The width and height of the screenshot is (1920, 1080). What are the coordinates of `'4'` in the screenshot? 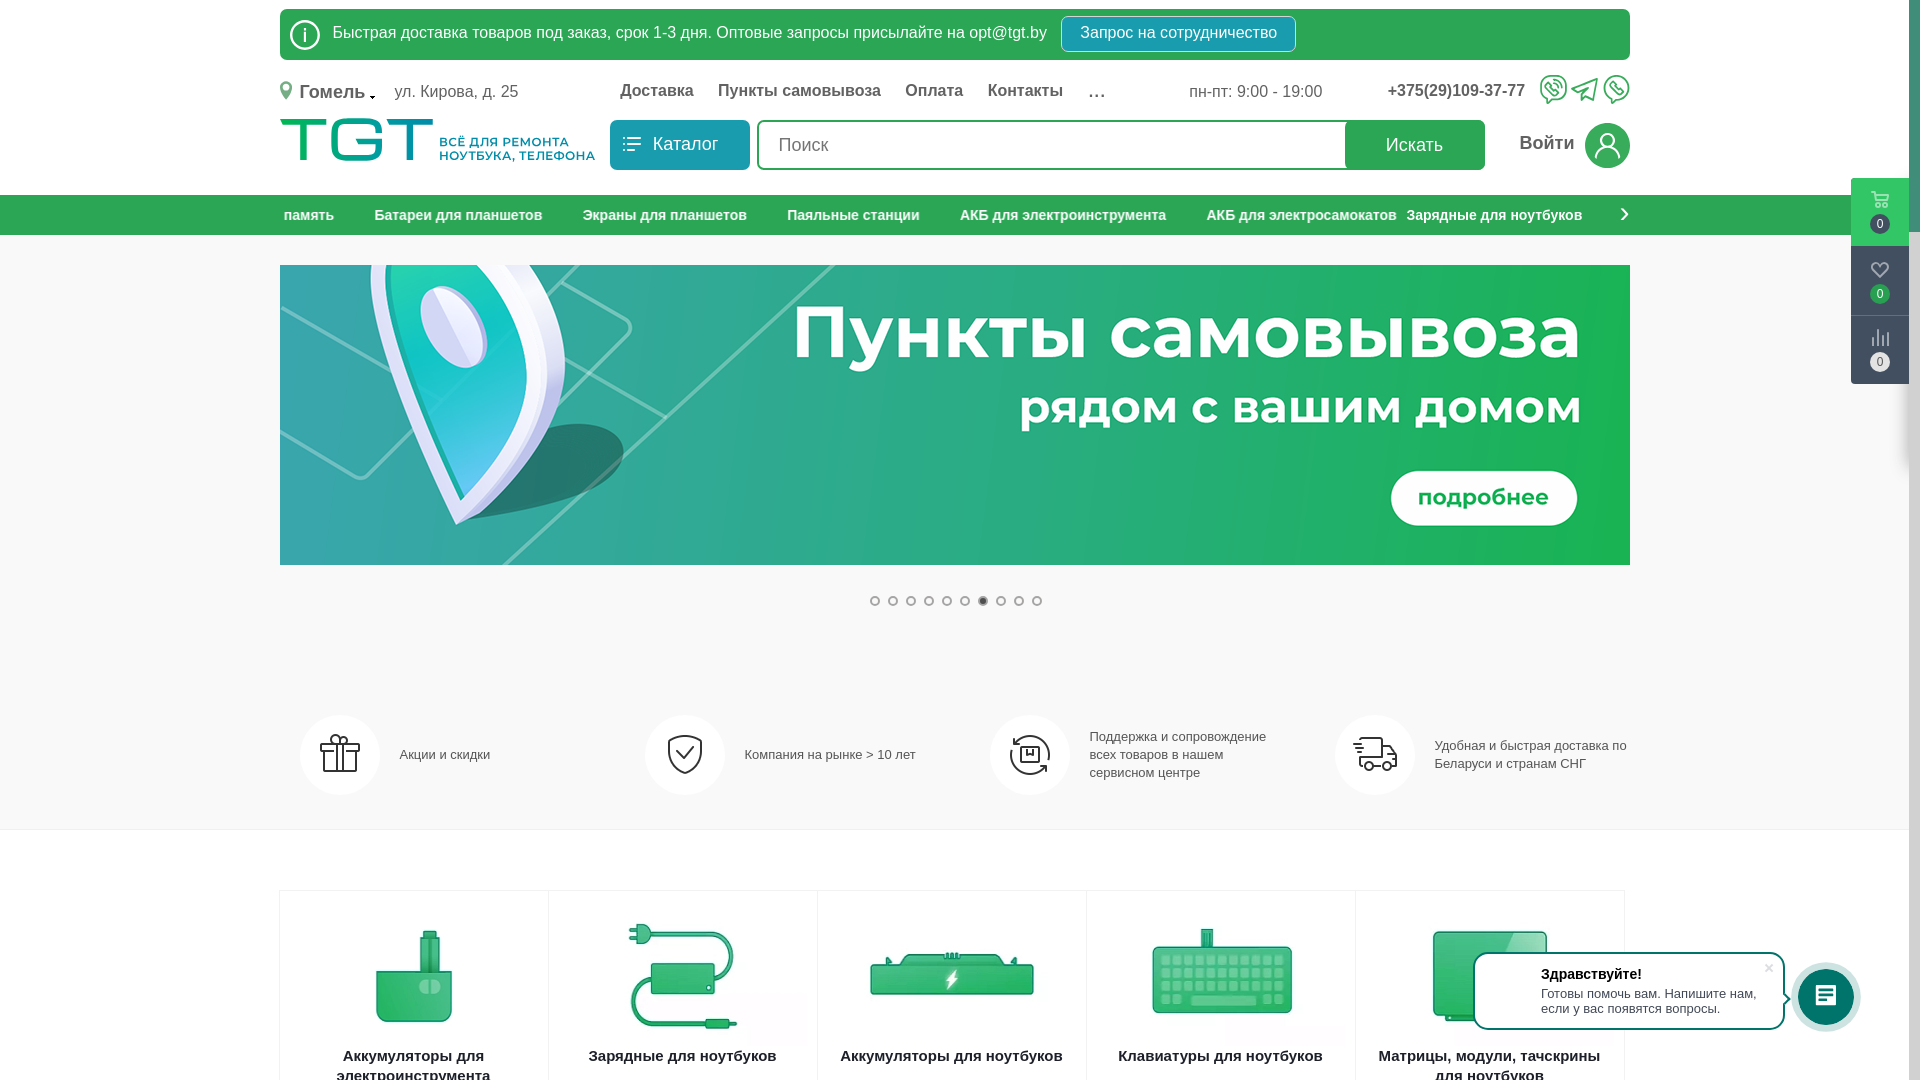 It's located at (928, 600).